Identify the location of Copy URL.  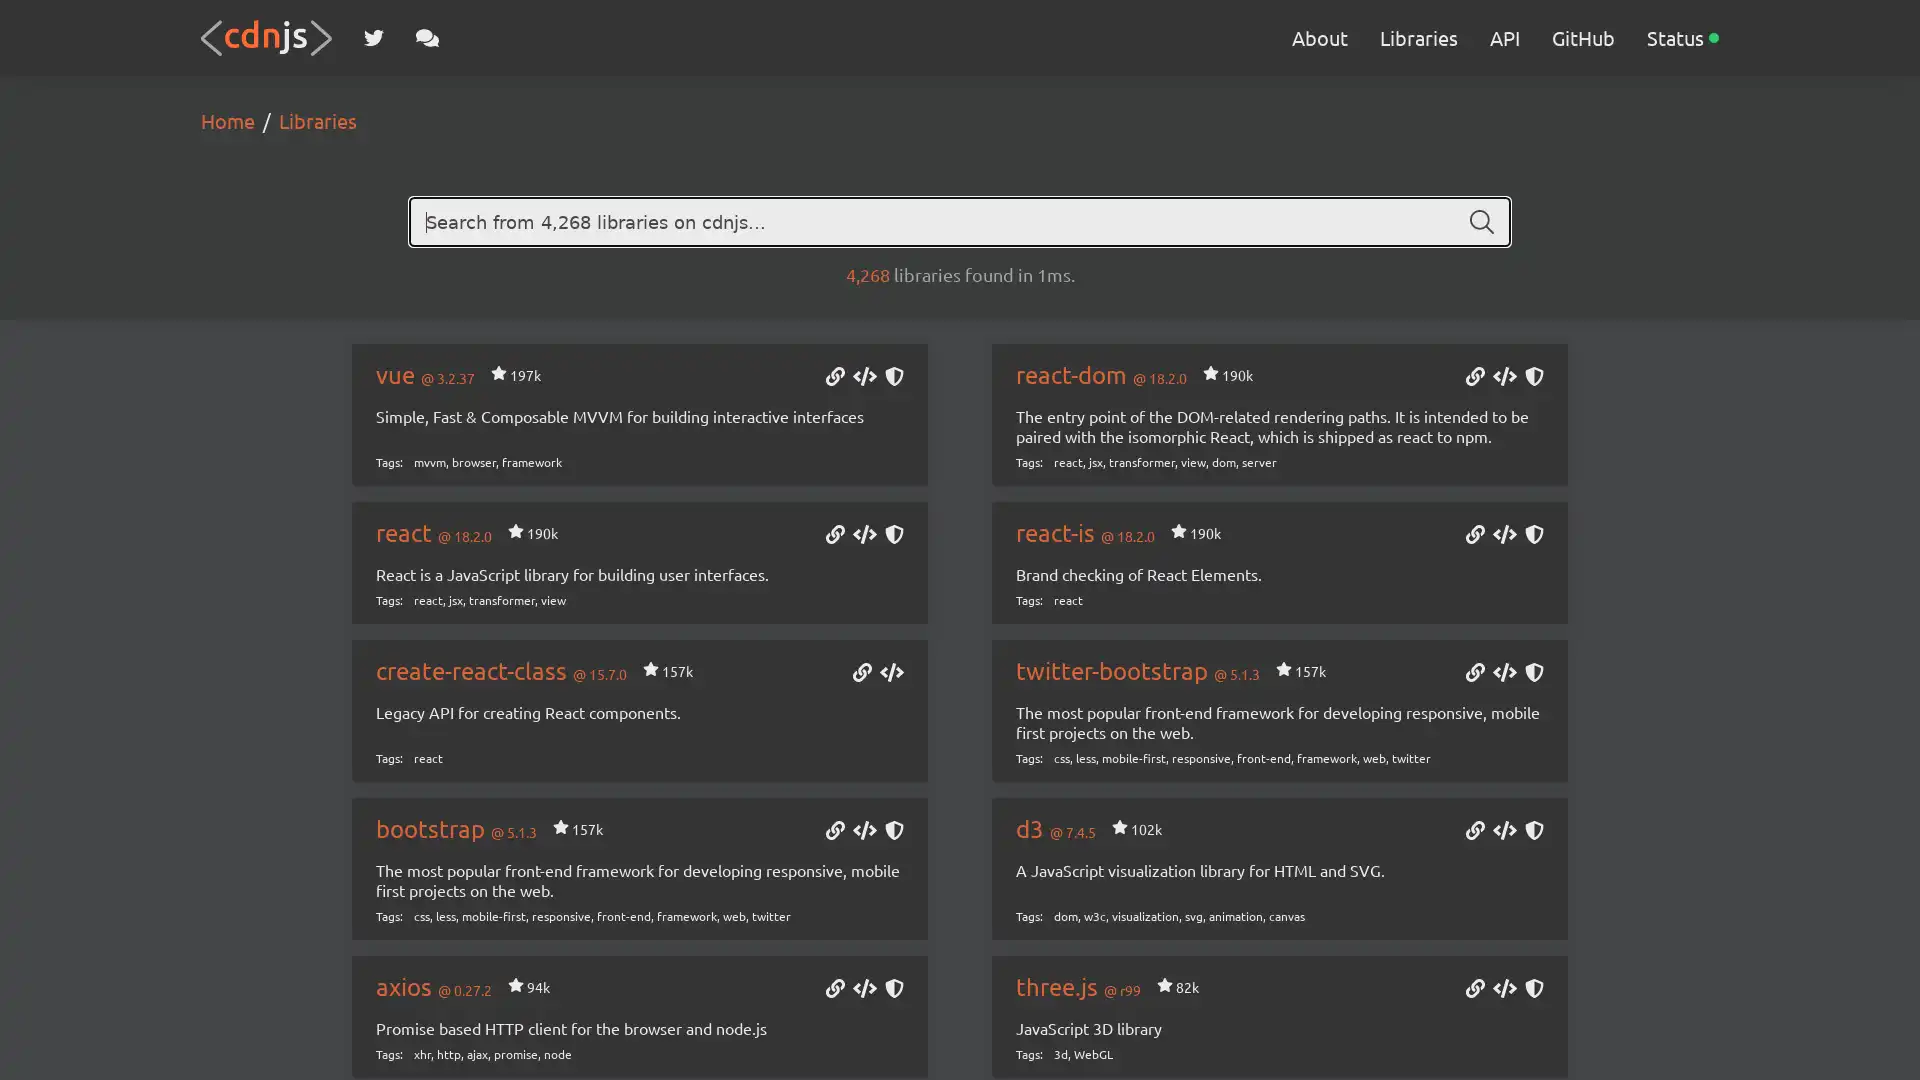
(834, 378).